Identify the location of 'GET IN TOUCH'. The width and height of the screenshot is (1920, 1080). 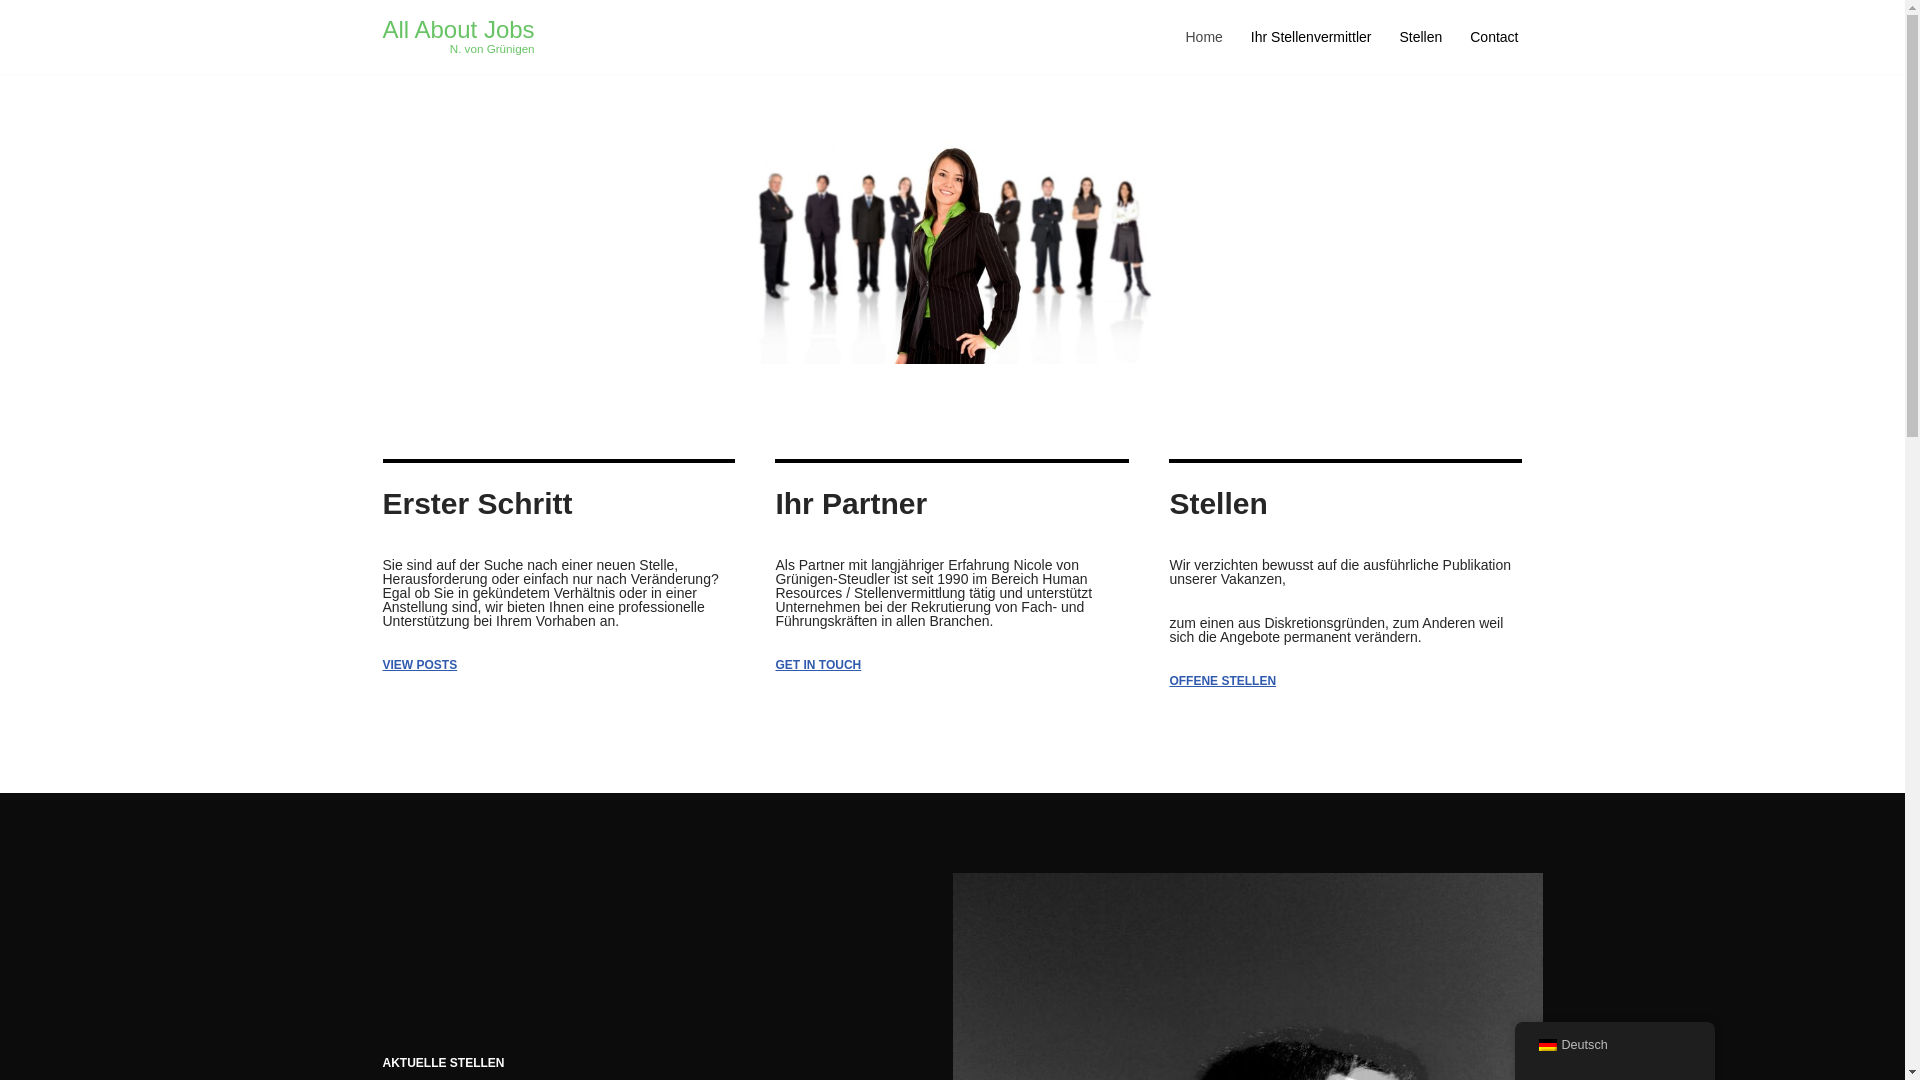
(817, 664).